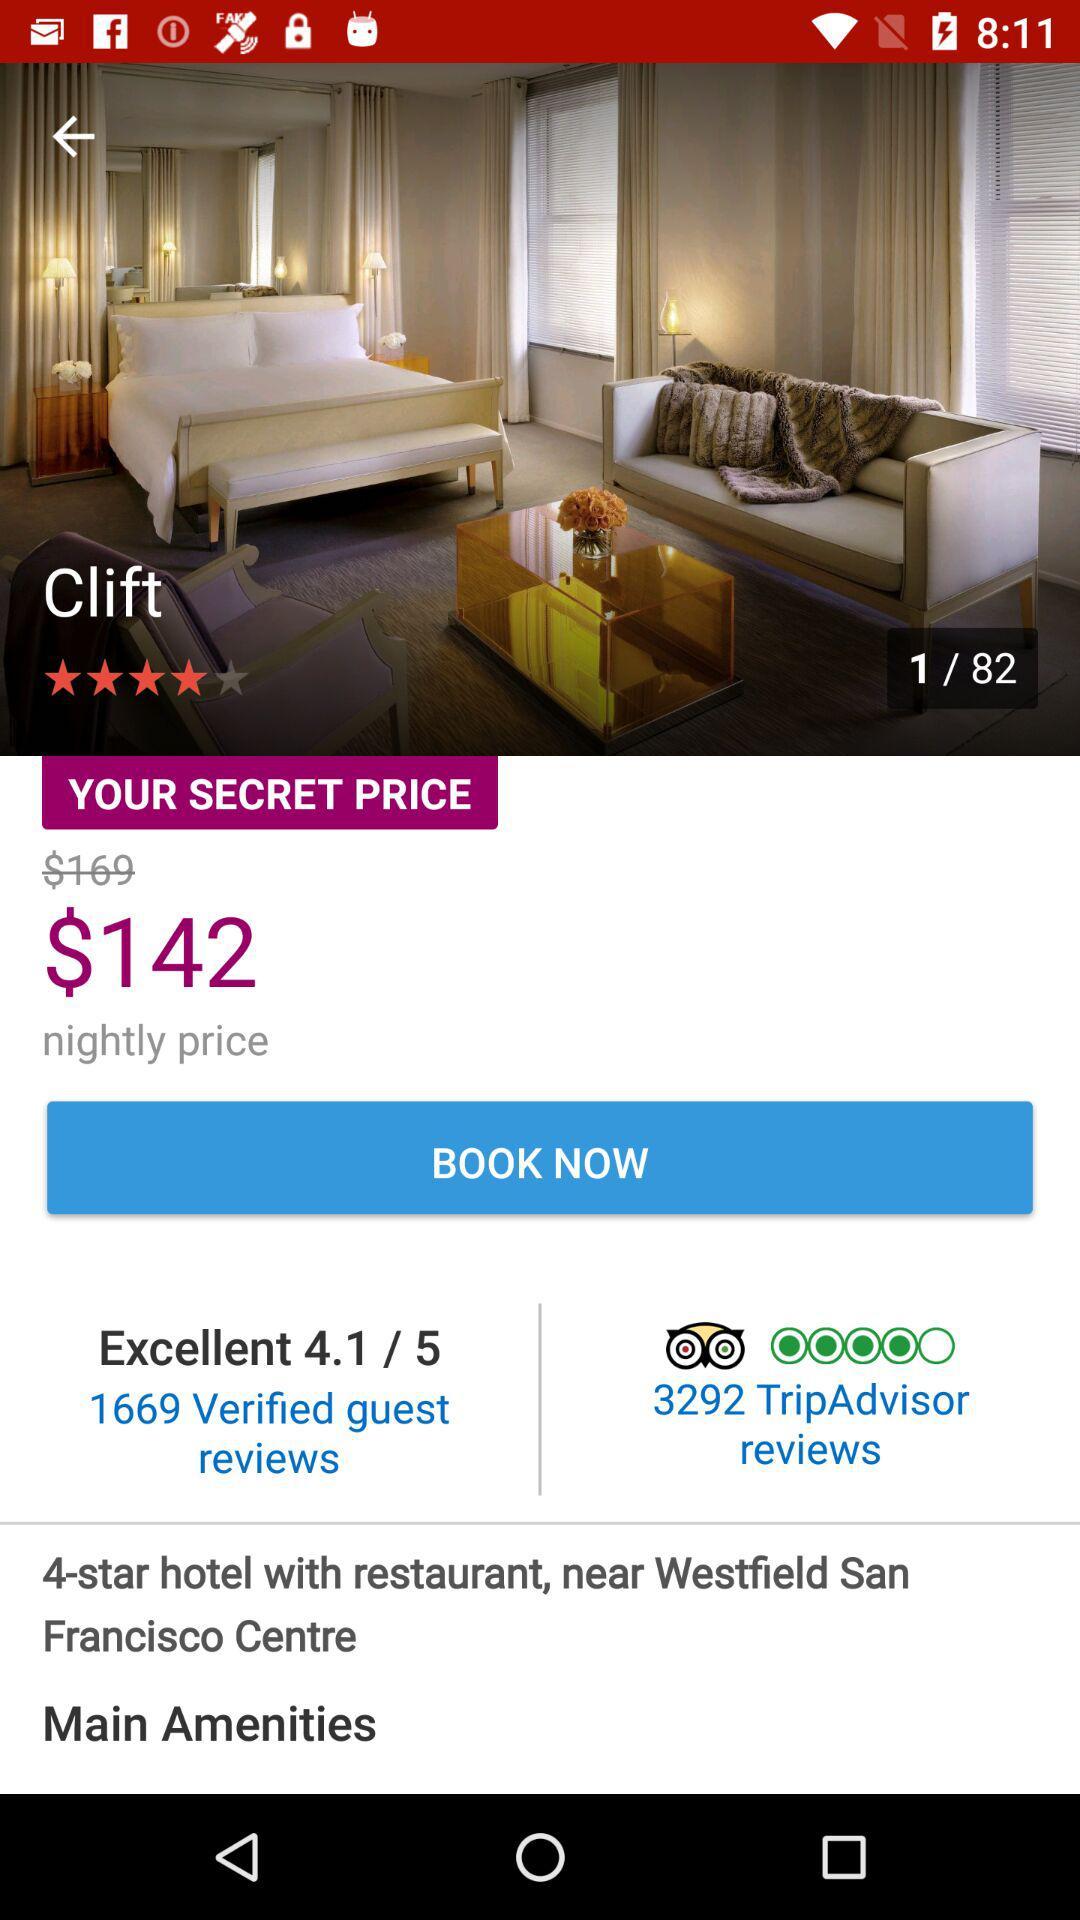 The width and height of the screenshot is (1080, 1920). What do you see at coordinates (540, 1161) in the screenshot?
I see `book now` at bounding box center [540, 1161].